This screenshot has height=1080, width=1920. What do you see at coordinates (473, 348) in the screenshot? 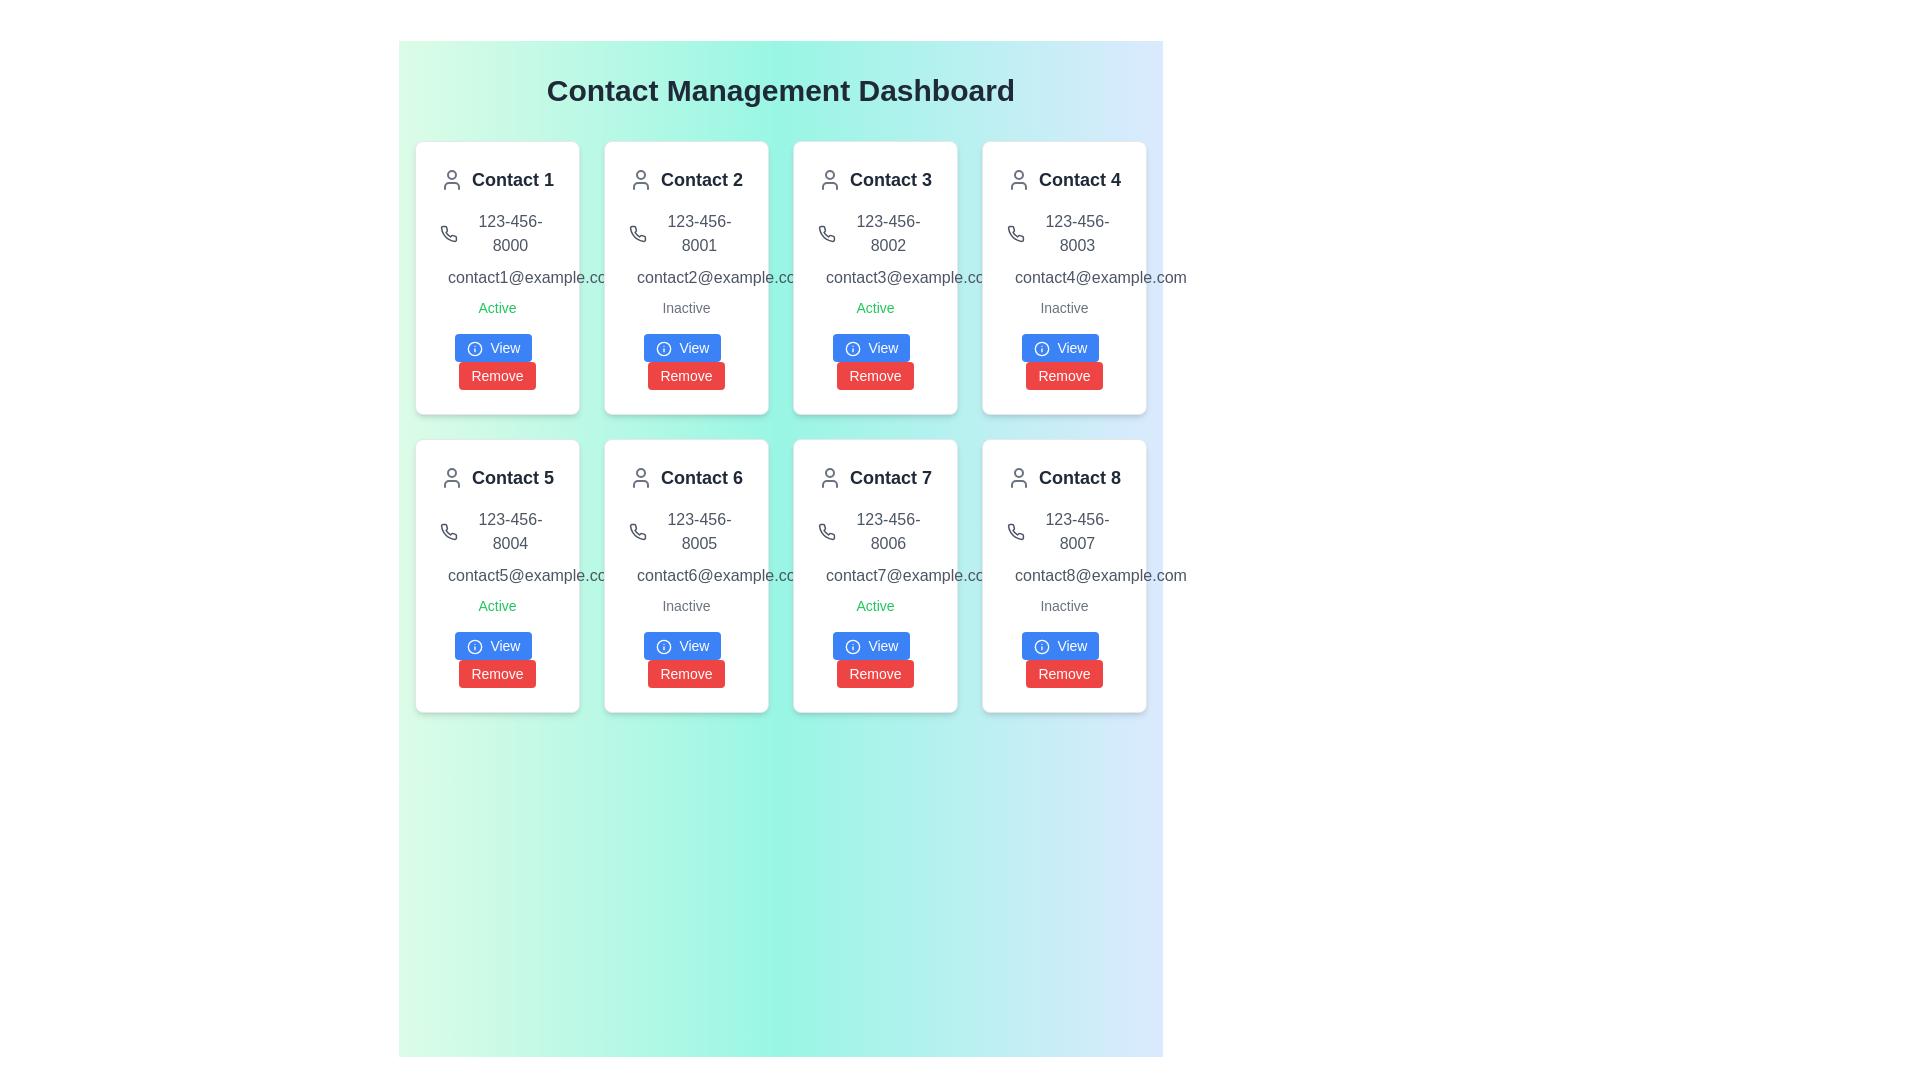
I see `the circular SVG element styled with a stroke, located at the center of the 'info' icon next to the 'View' button of the first contact card under the 'Active' label` at bounding box center [473, 348].